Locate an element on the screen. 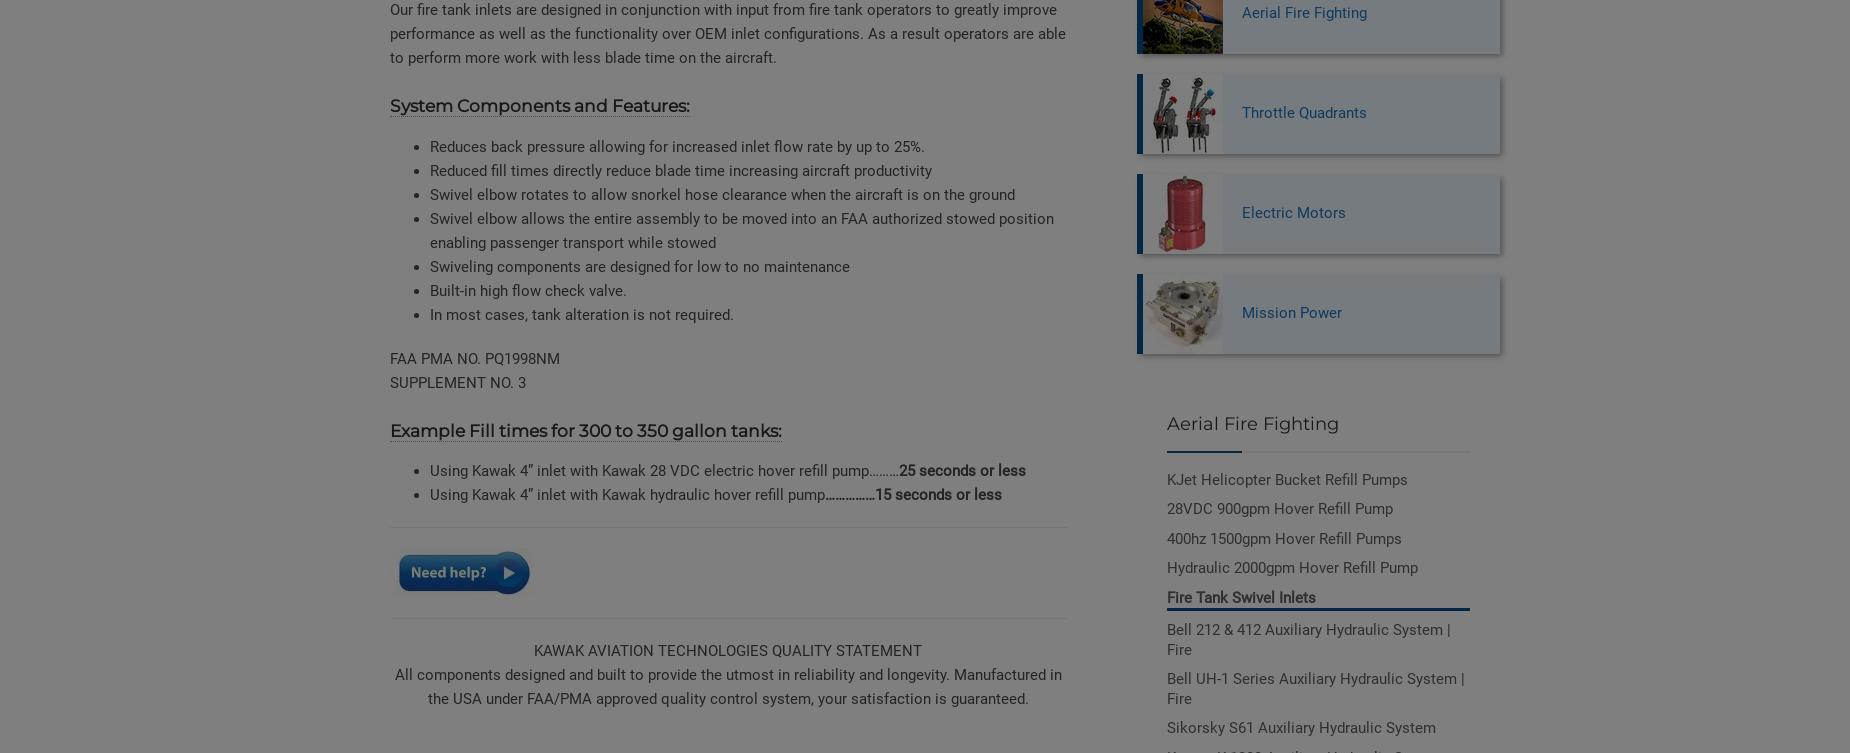  'Sikorsky S61 Auxiliary Hydraulic System' is located at coordinates (1299, 727).